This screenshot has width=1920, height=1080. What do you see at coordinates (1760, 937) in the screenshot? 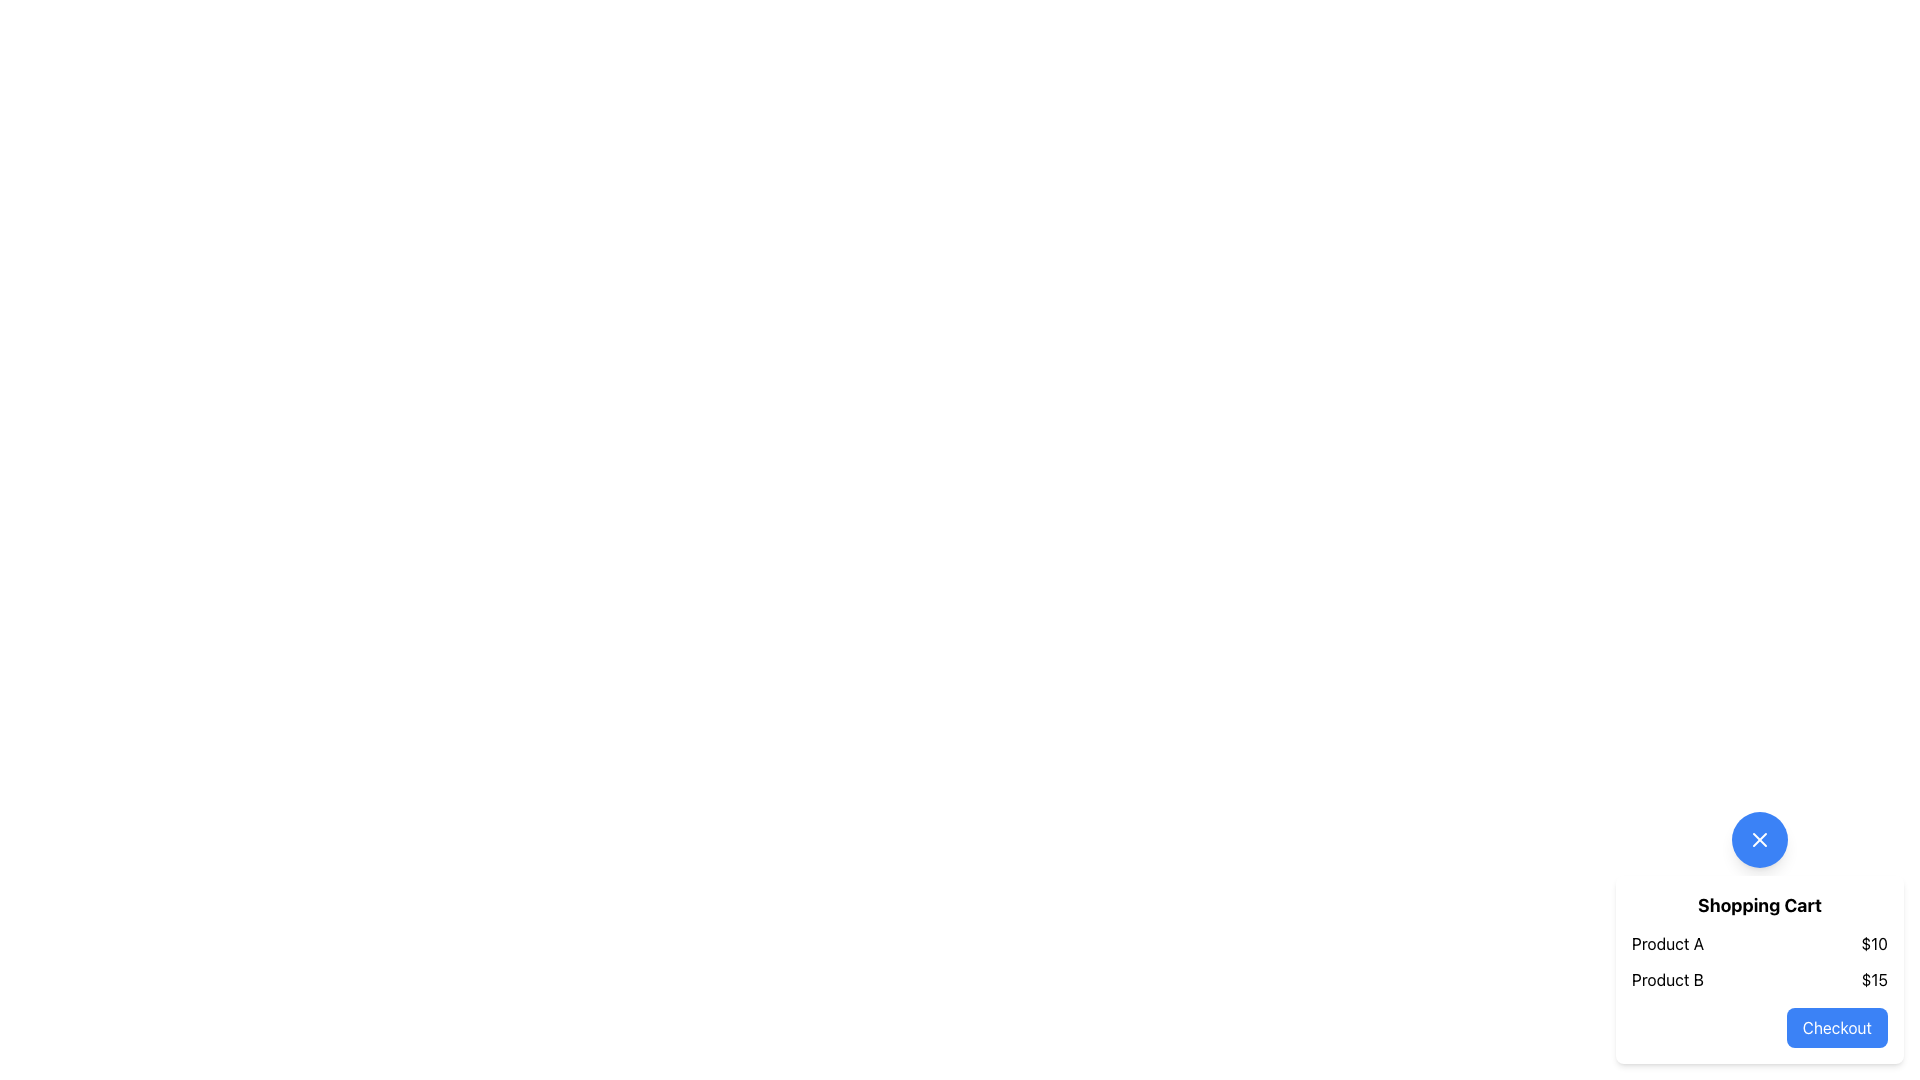
I see `the product in the shopping cart interface` at bounding box center [1760, 937].